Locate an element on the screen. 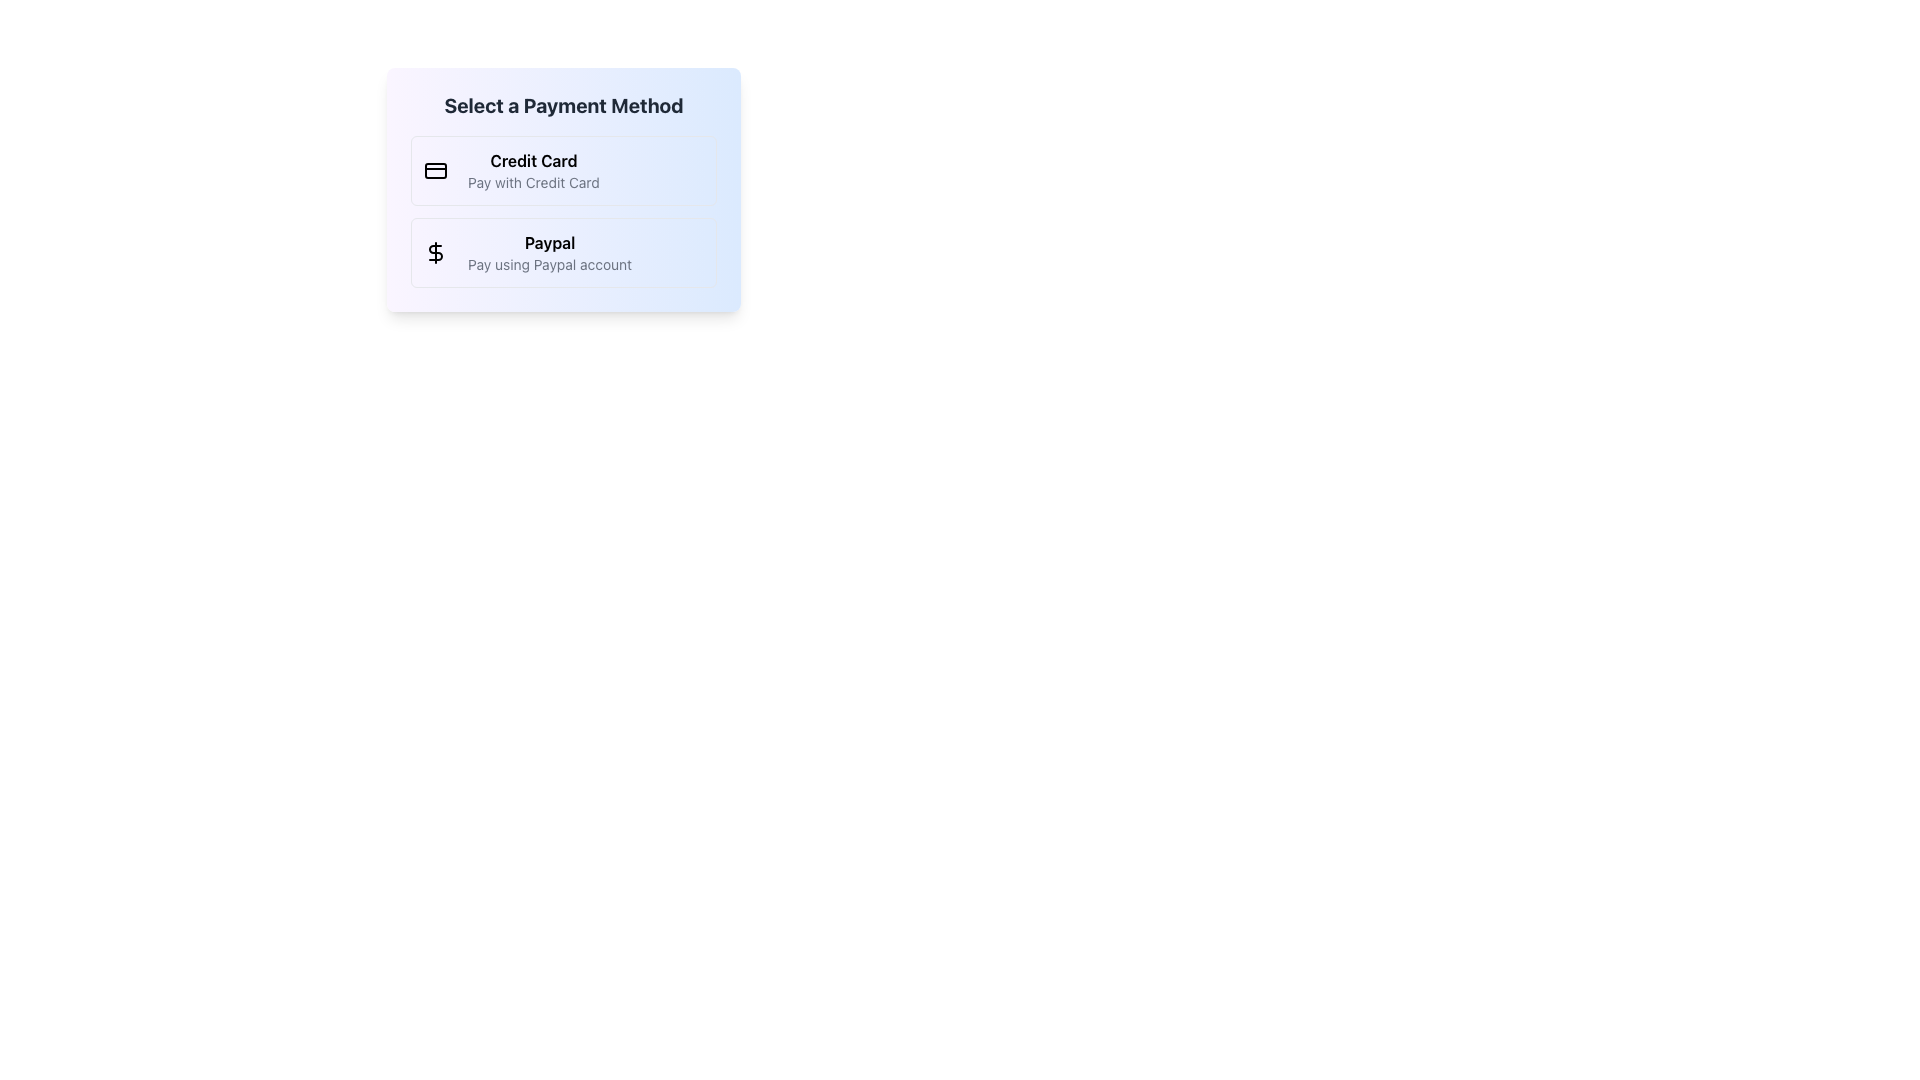 The width and height of the screenshot is (1920, 1080). the text label that says 'Pay using Paypal account', which is styled in gray and positioned below the bolded 'Paypal' text is located at coordinates (550, 264).